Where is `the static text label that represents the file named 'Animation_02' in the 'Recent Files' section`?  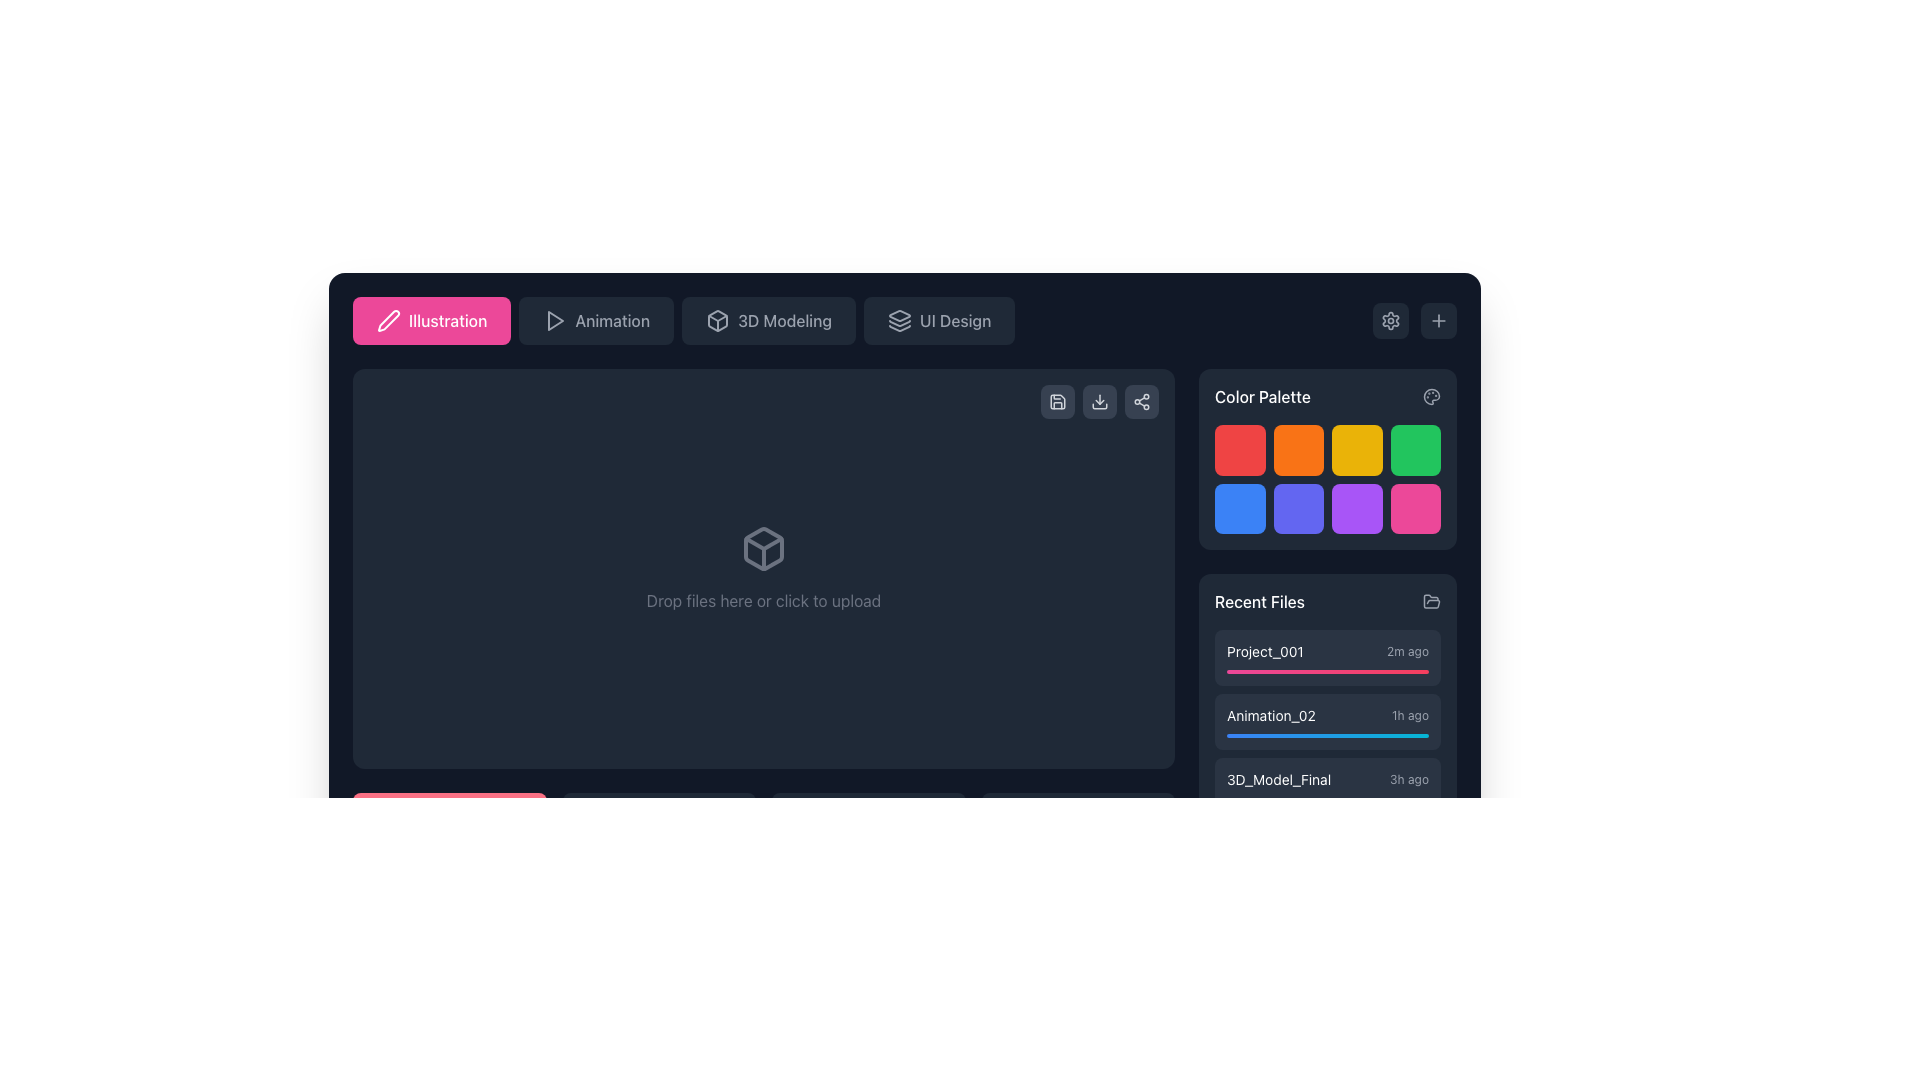
the static text label that represents the file named 'Animation_02' in the 'Recent Files' section is located at coordinates (1270, 715).